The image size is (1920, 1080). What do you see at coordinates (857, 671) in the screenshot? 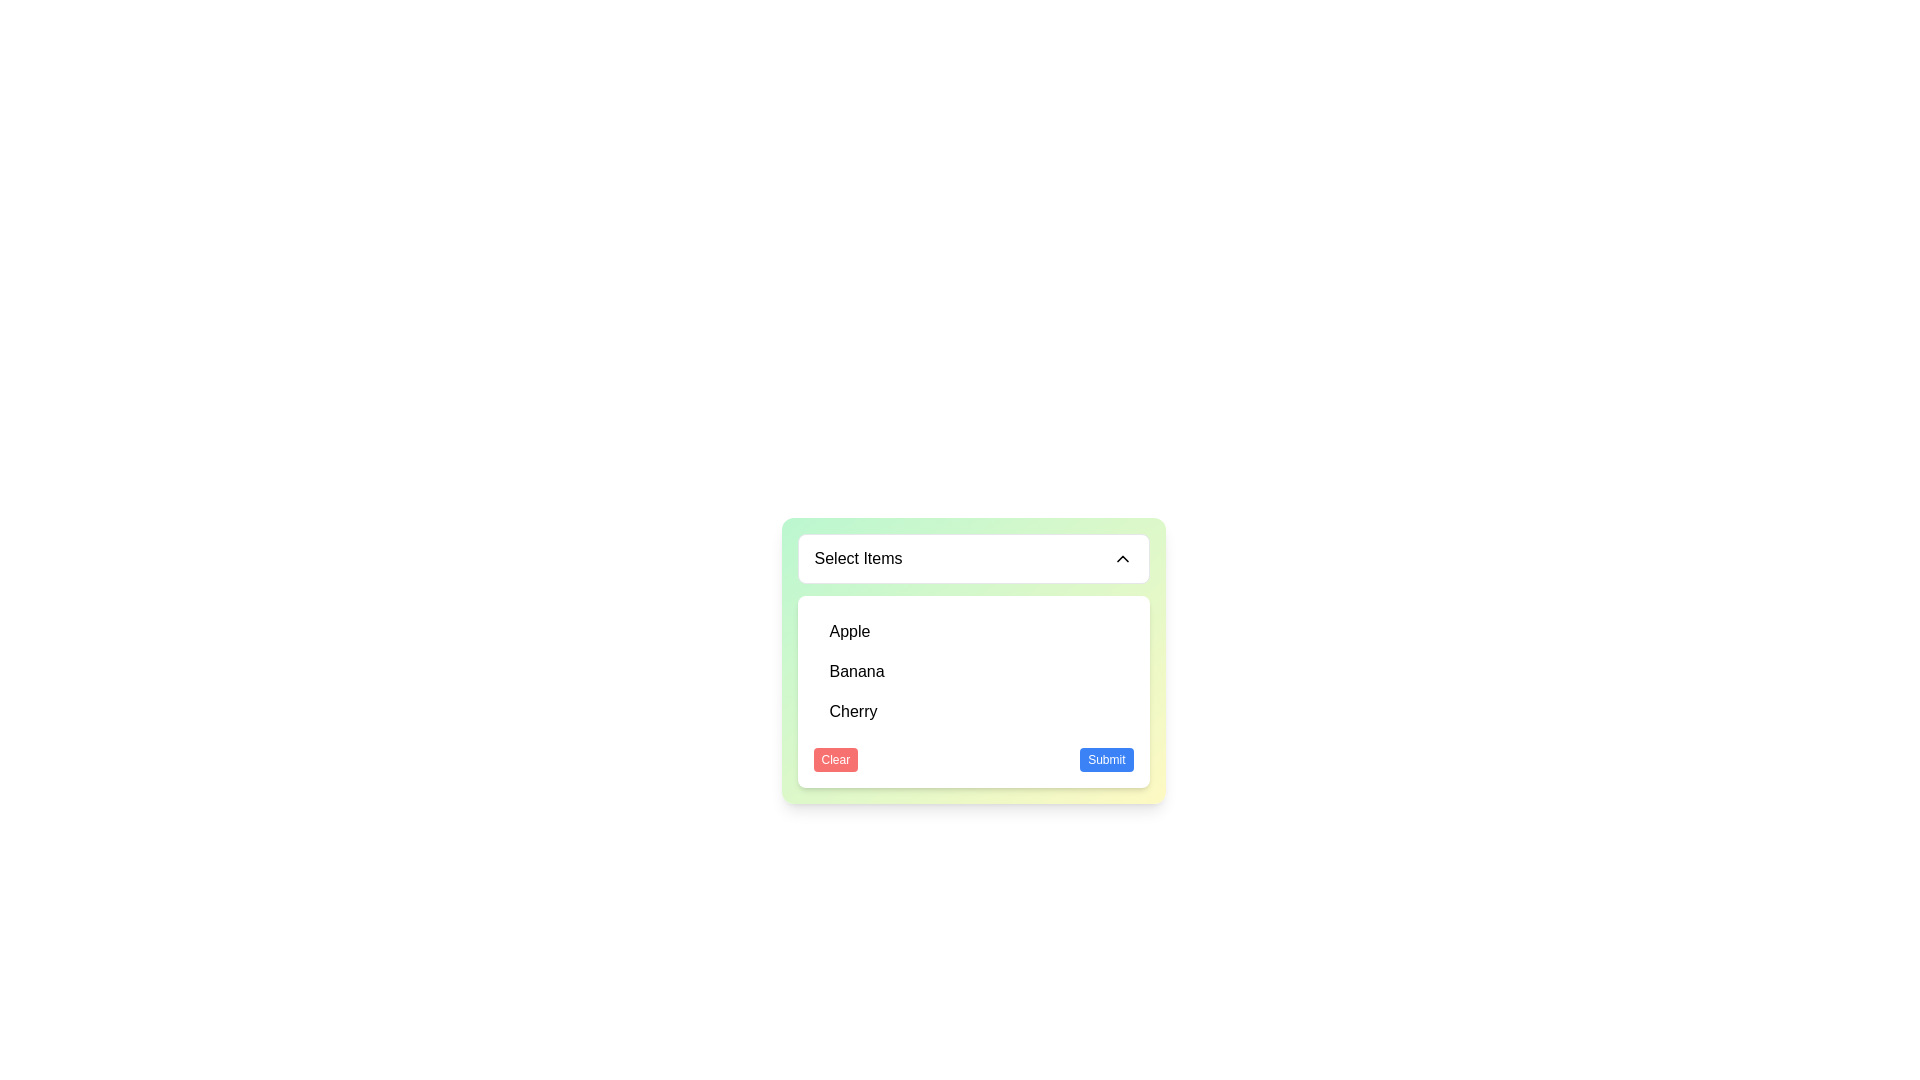
I see `the second option in the dropdown menu, which is a non-interactive Text Label displaying the name of the option, located below 'Apple' and above 'Cherry'` at bounding box center [857, 671].